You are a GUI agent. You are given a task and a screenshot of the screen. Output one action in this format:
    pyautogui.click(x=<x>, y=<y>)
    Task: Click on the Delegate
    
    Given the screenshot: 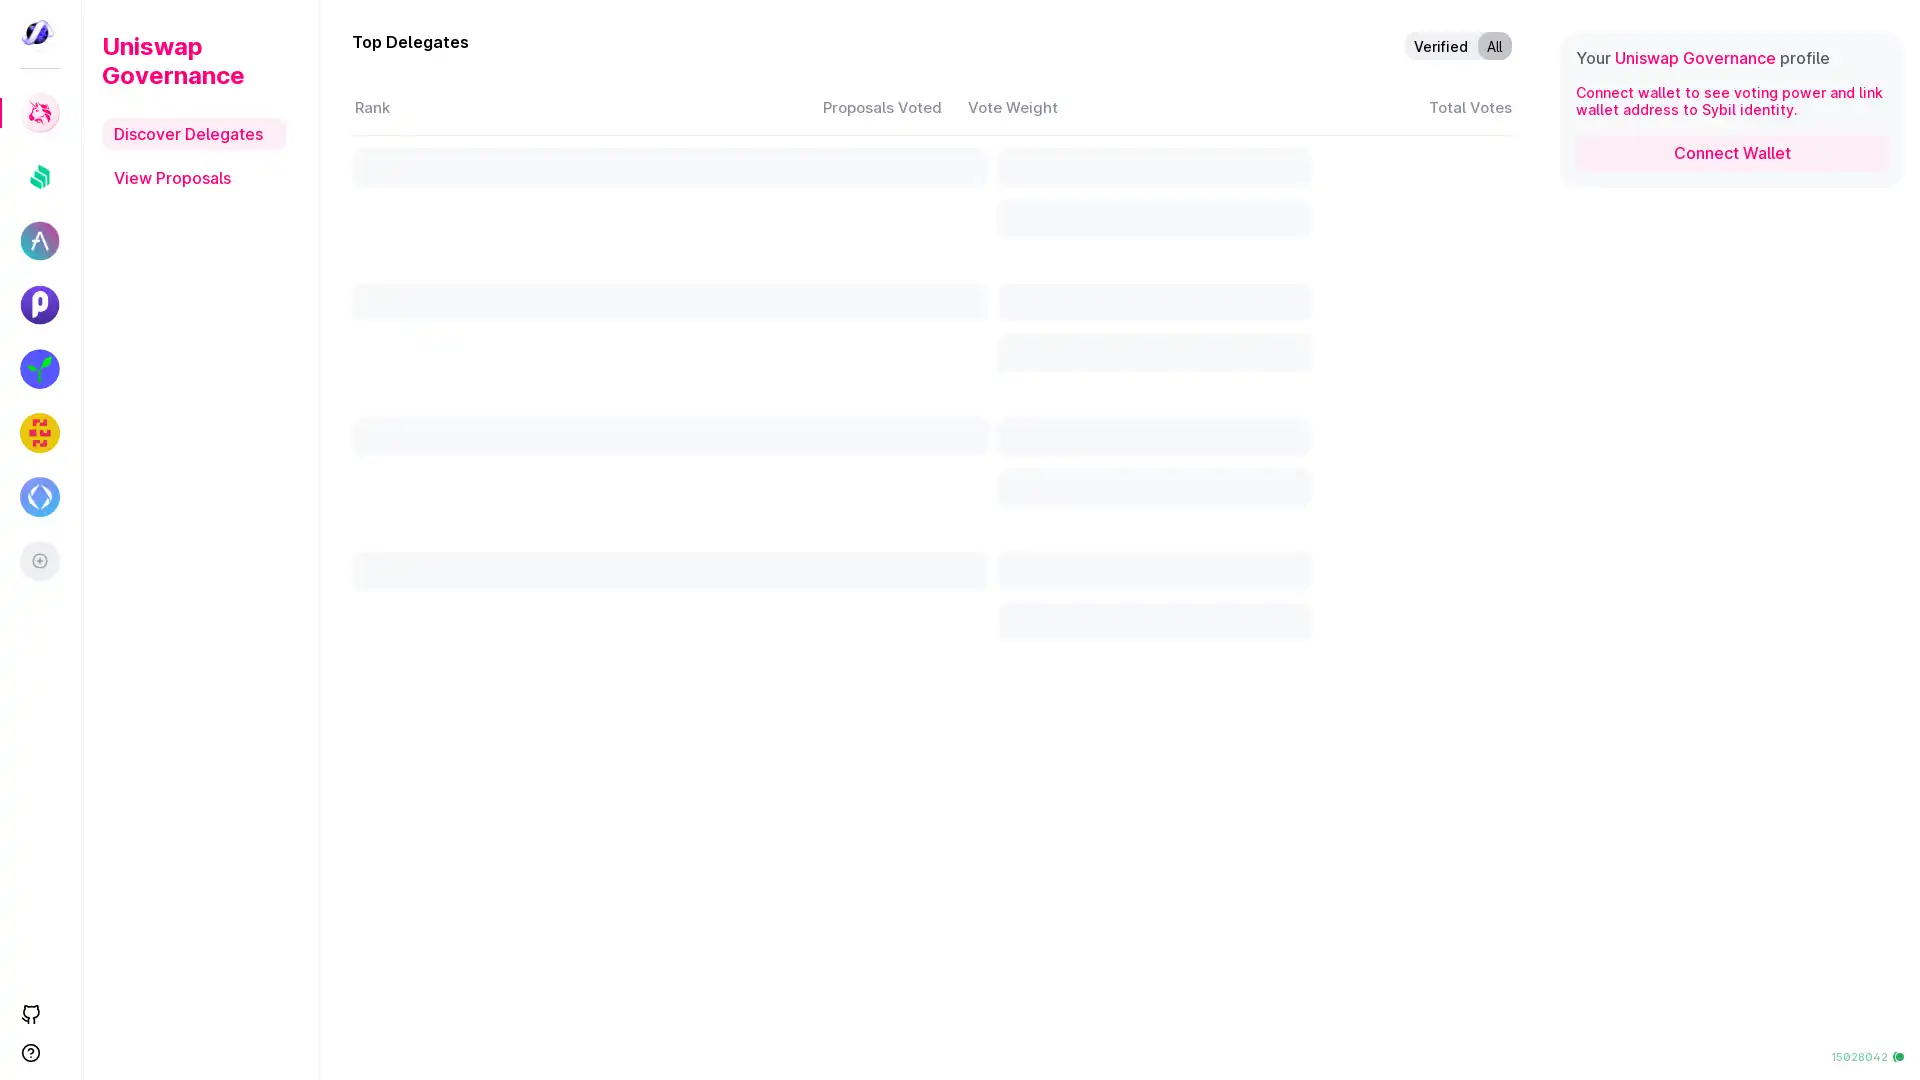 What is the action you would take?
    pyautogui.click(x=1326, y=990)
    